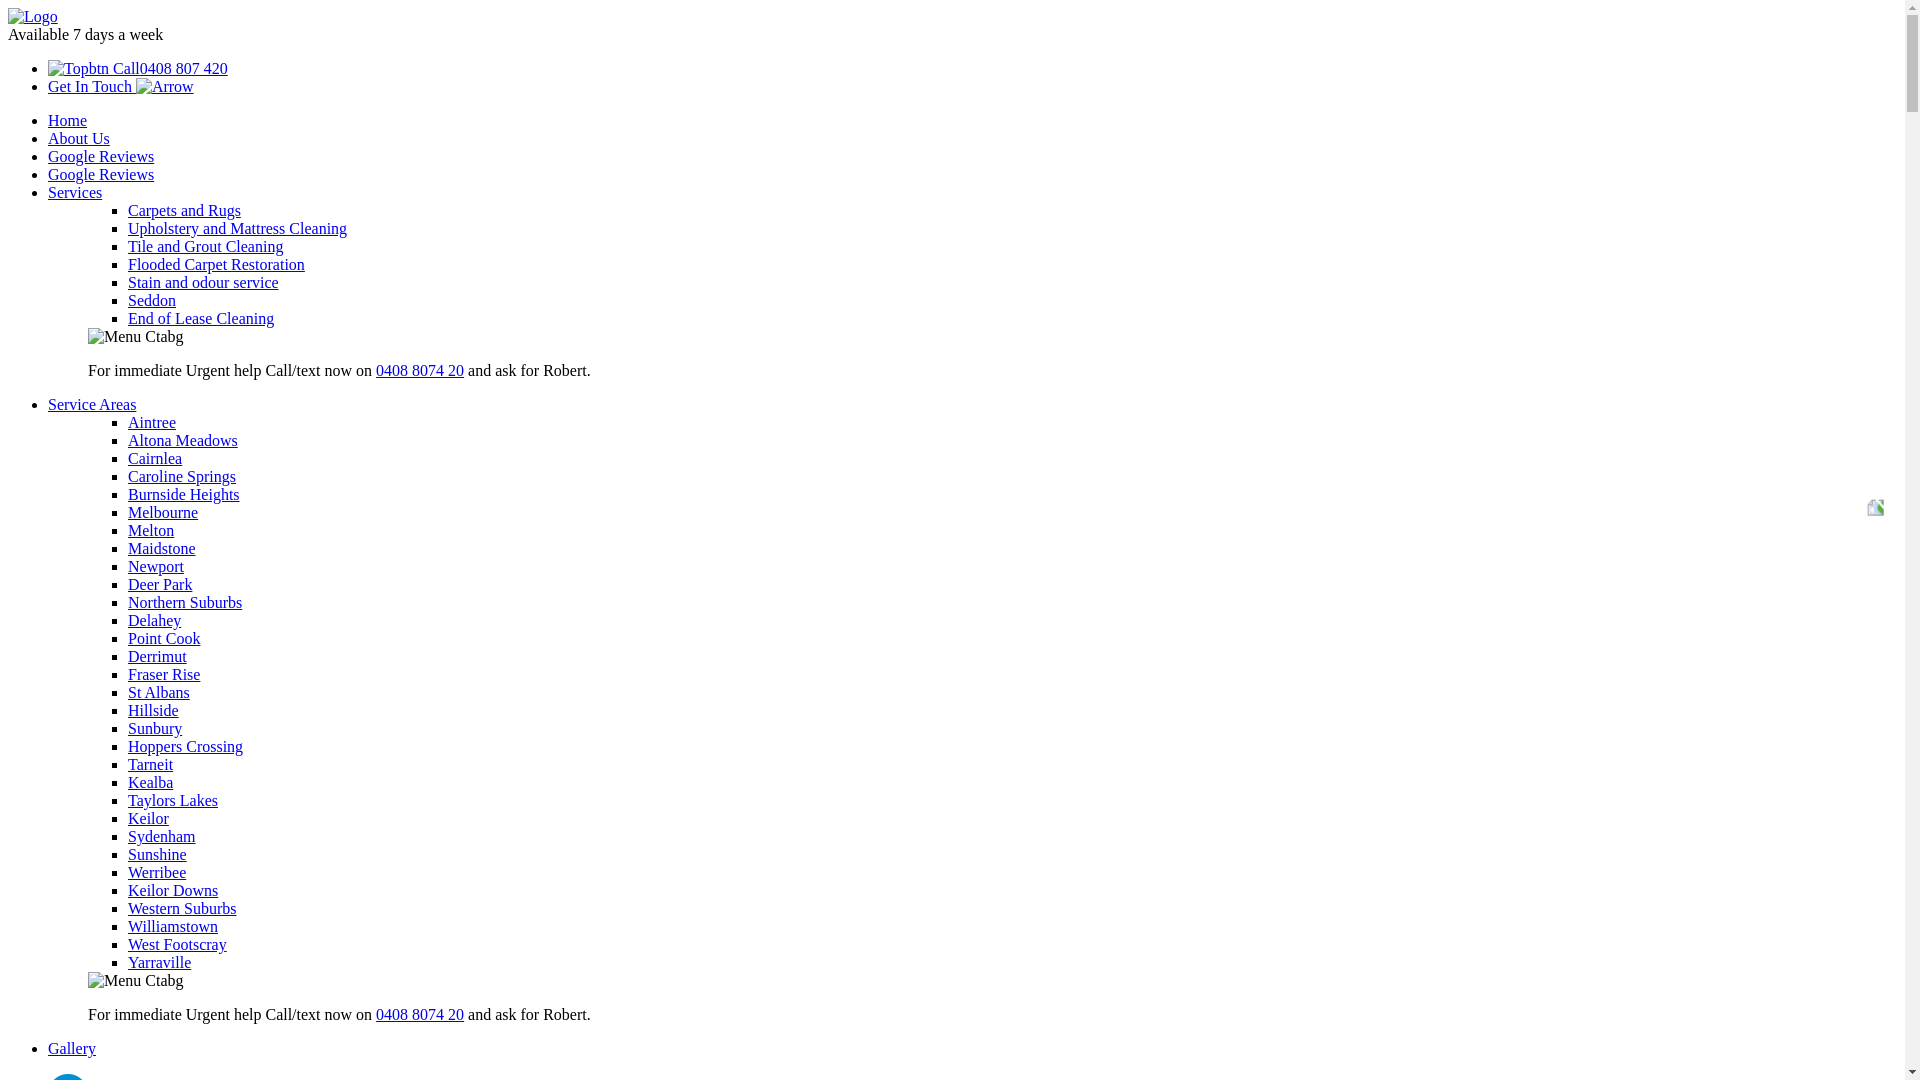  I want to click on 'Tile and Grout Cleaning', so click(205, 245).